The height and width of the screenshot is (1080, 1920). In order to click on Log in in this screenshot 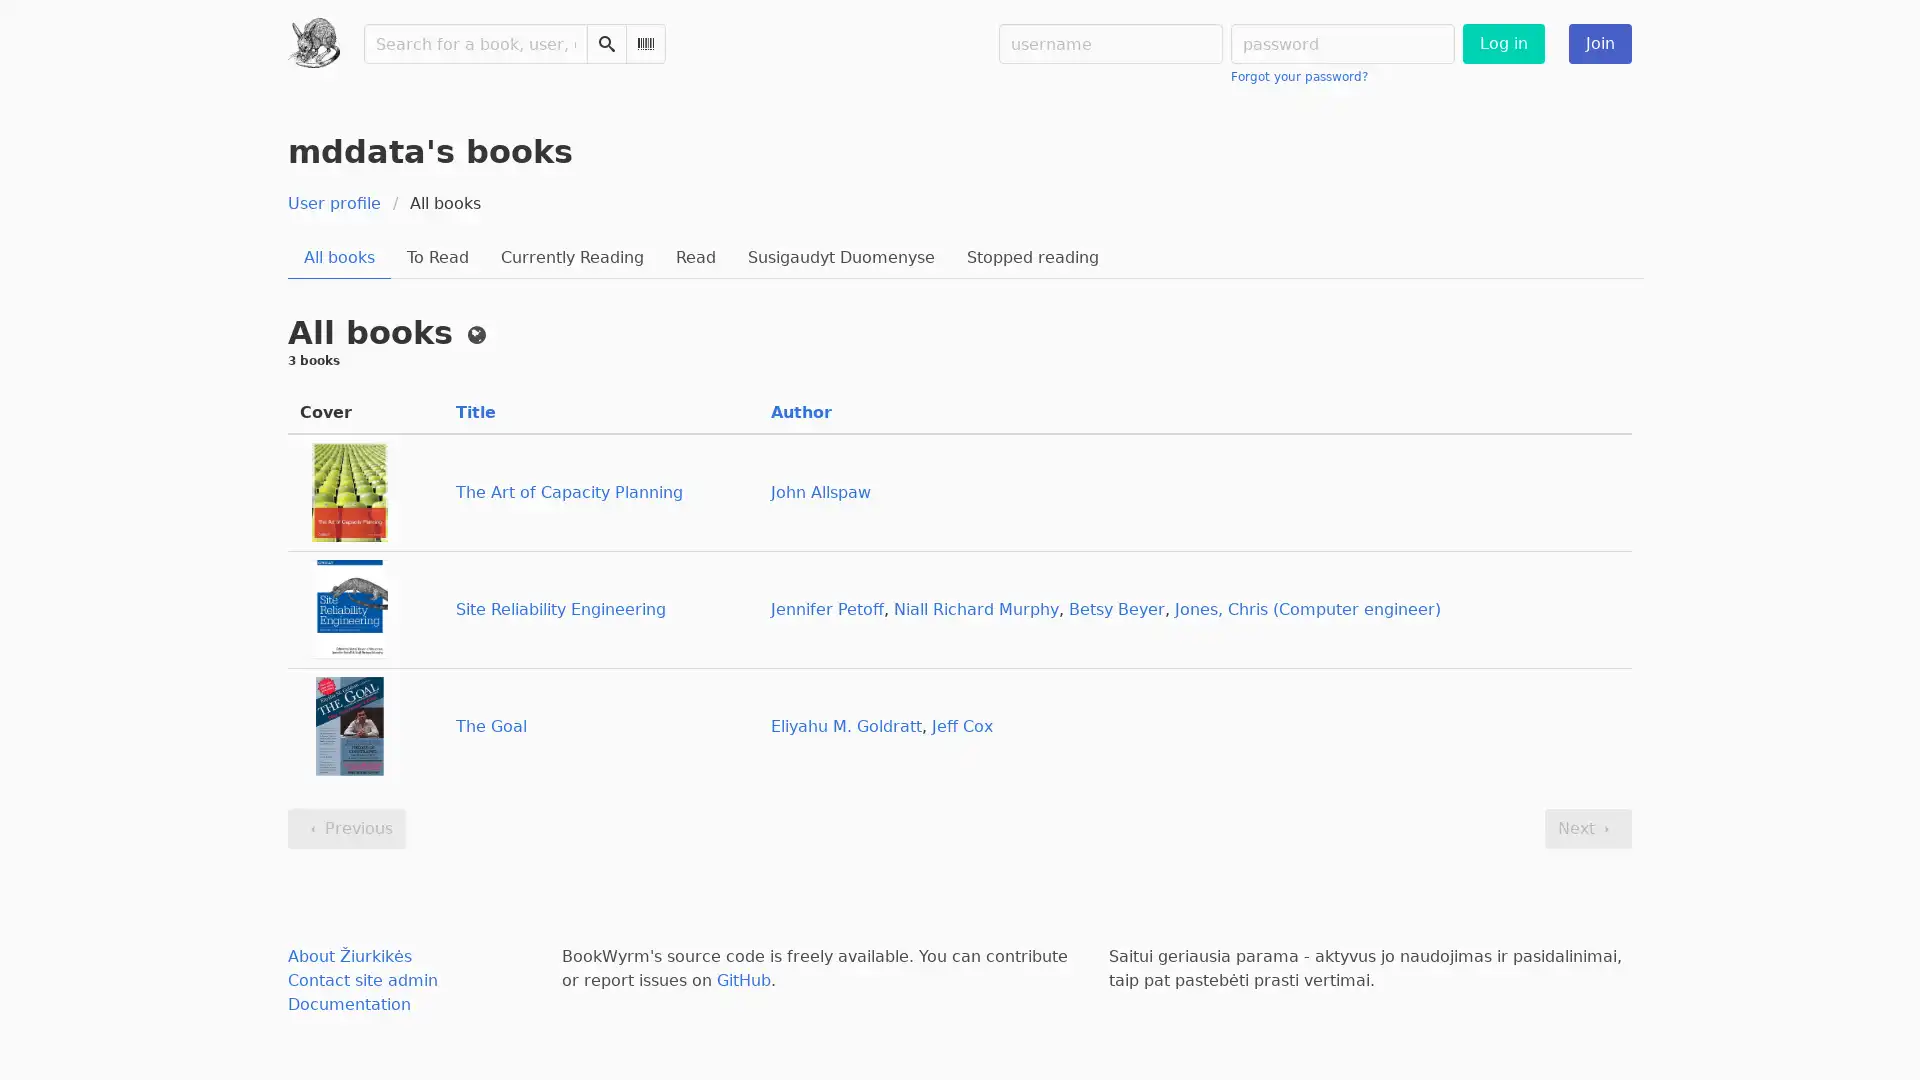, I will do `click(1502, 43)`.